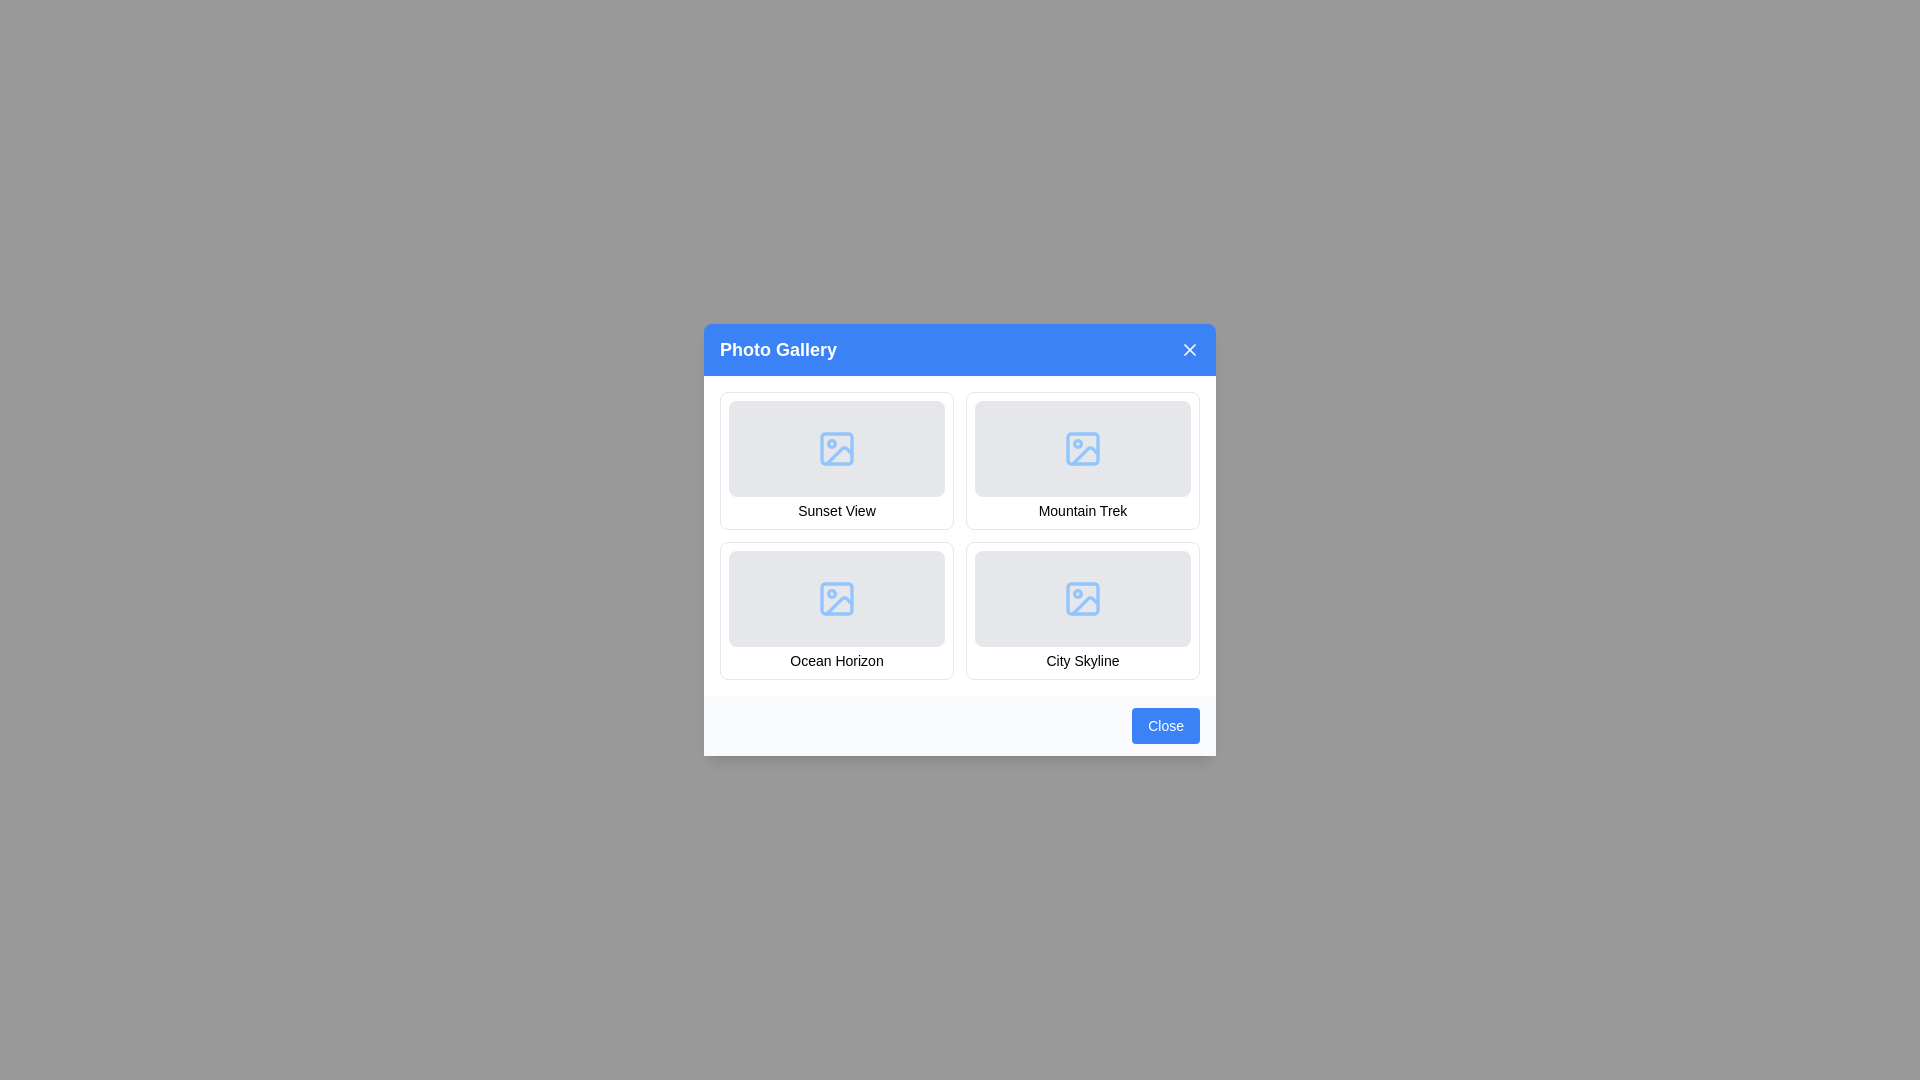  What do you see at coordinates (1190, 349) in the screenshot?
I see `the 'X' icon located at the top-right corner of the 'Photo Gallery' modal` at bounding box center [1190, 349].